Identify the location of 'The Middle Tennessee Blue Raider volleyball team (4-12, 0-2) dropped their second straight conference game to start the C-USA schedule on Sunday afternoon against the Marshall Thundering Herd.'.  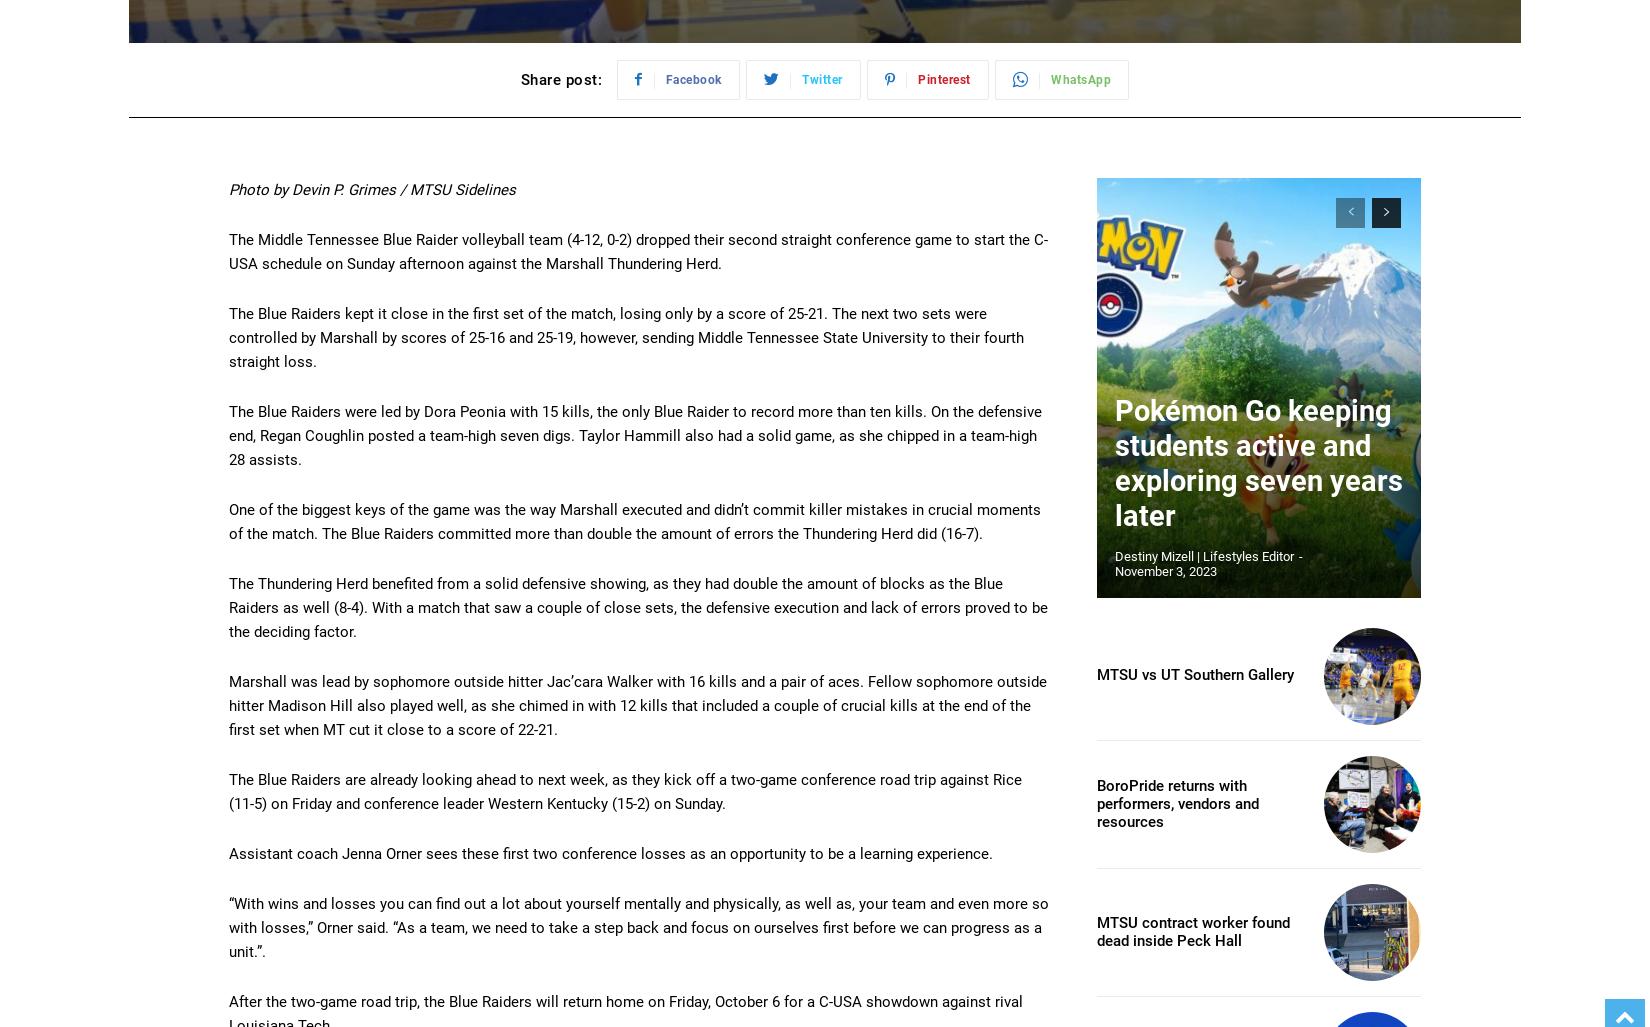
(637, 250).